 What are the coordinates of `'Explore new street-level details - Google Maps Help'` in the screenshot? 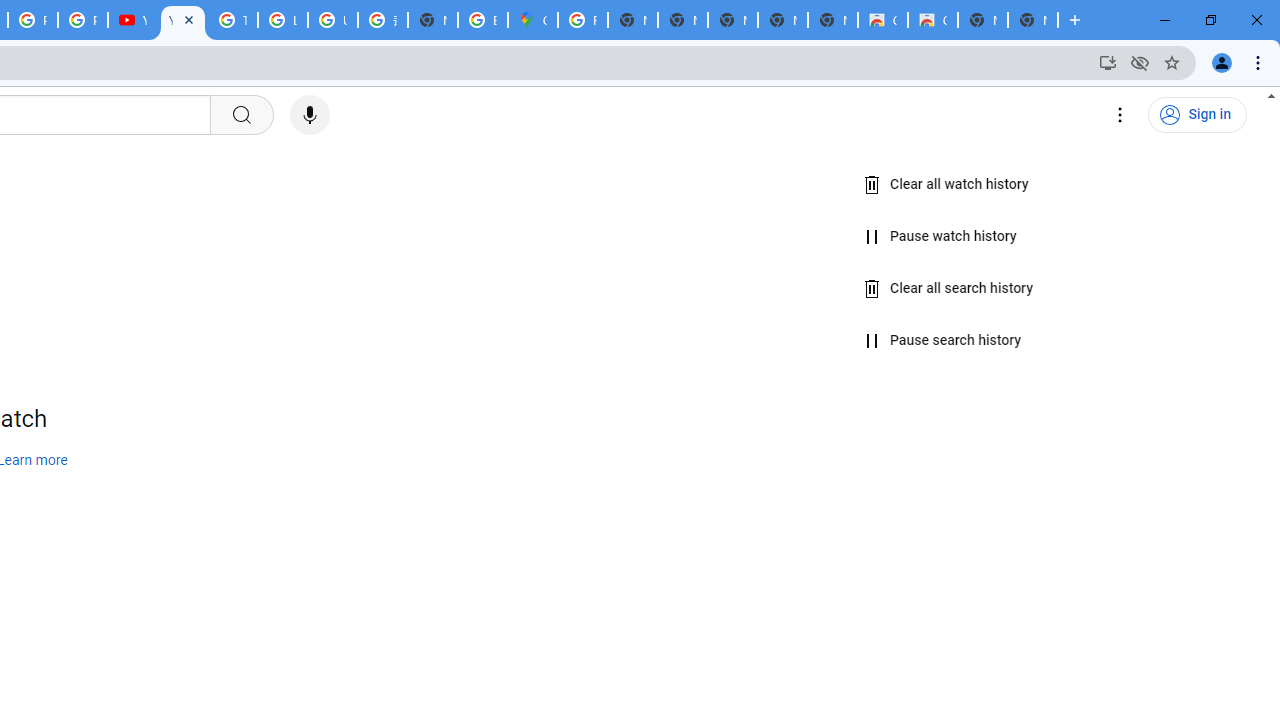 It's located at (483, 20).